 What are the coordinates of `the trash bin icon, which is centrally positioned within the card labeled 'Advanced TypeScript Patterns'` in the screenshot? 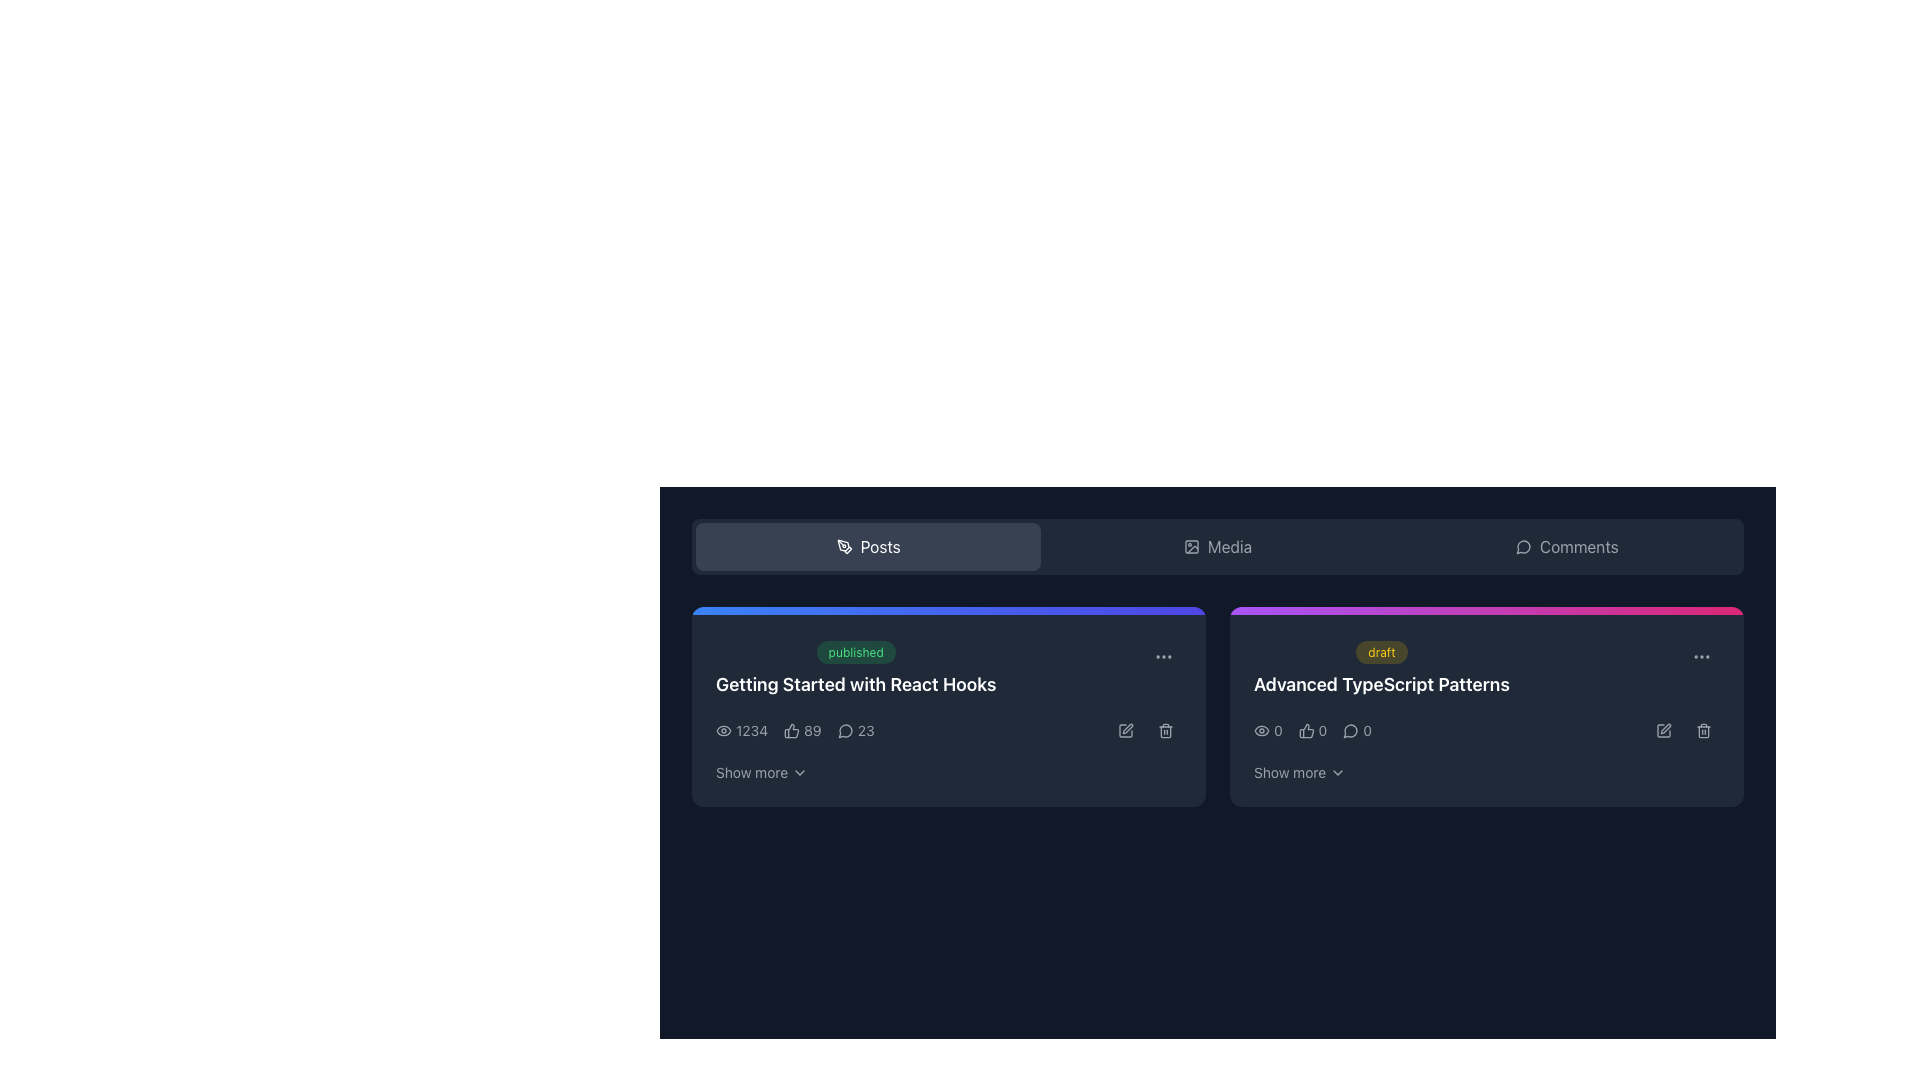 It's located at (1703, 732).